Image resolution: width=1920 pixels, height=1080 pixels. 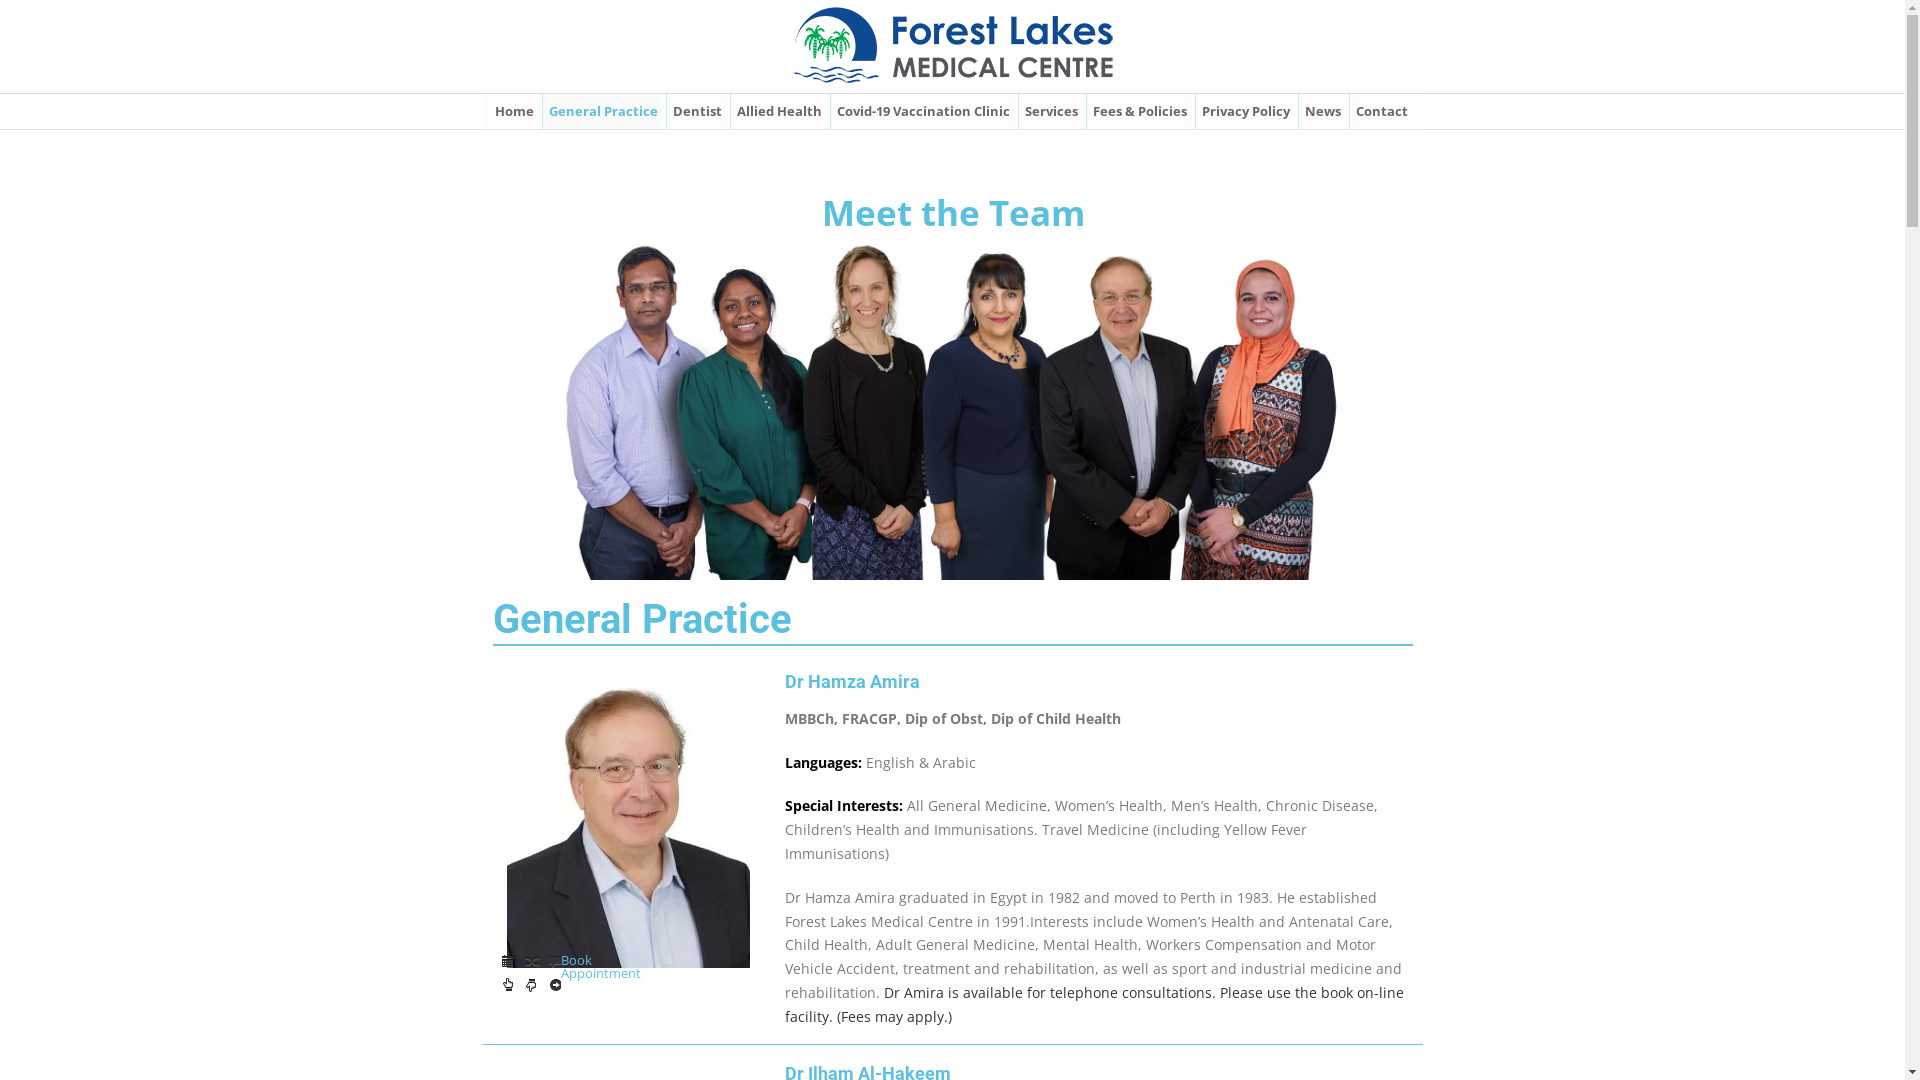 What do you see at coordinates (1321, 111) in the screenshot?
I see `'News'` at bounding box center [1321, 111].